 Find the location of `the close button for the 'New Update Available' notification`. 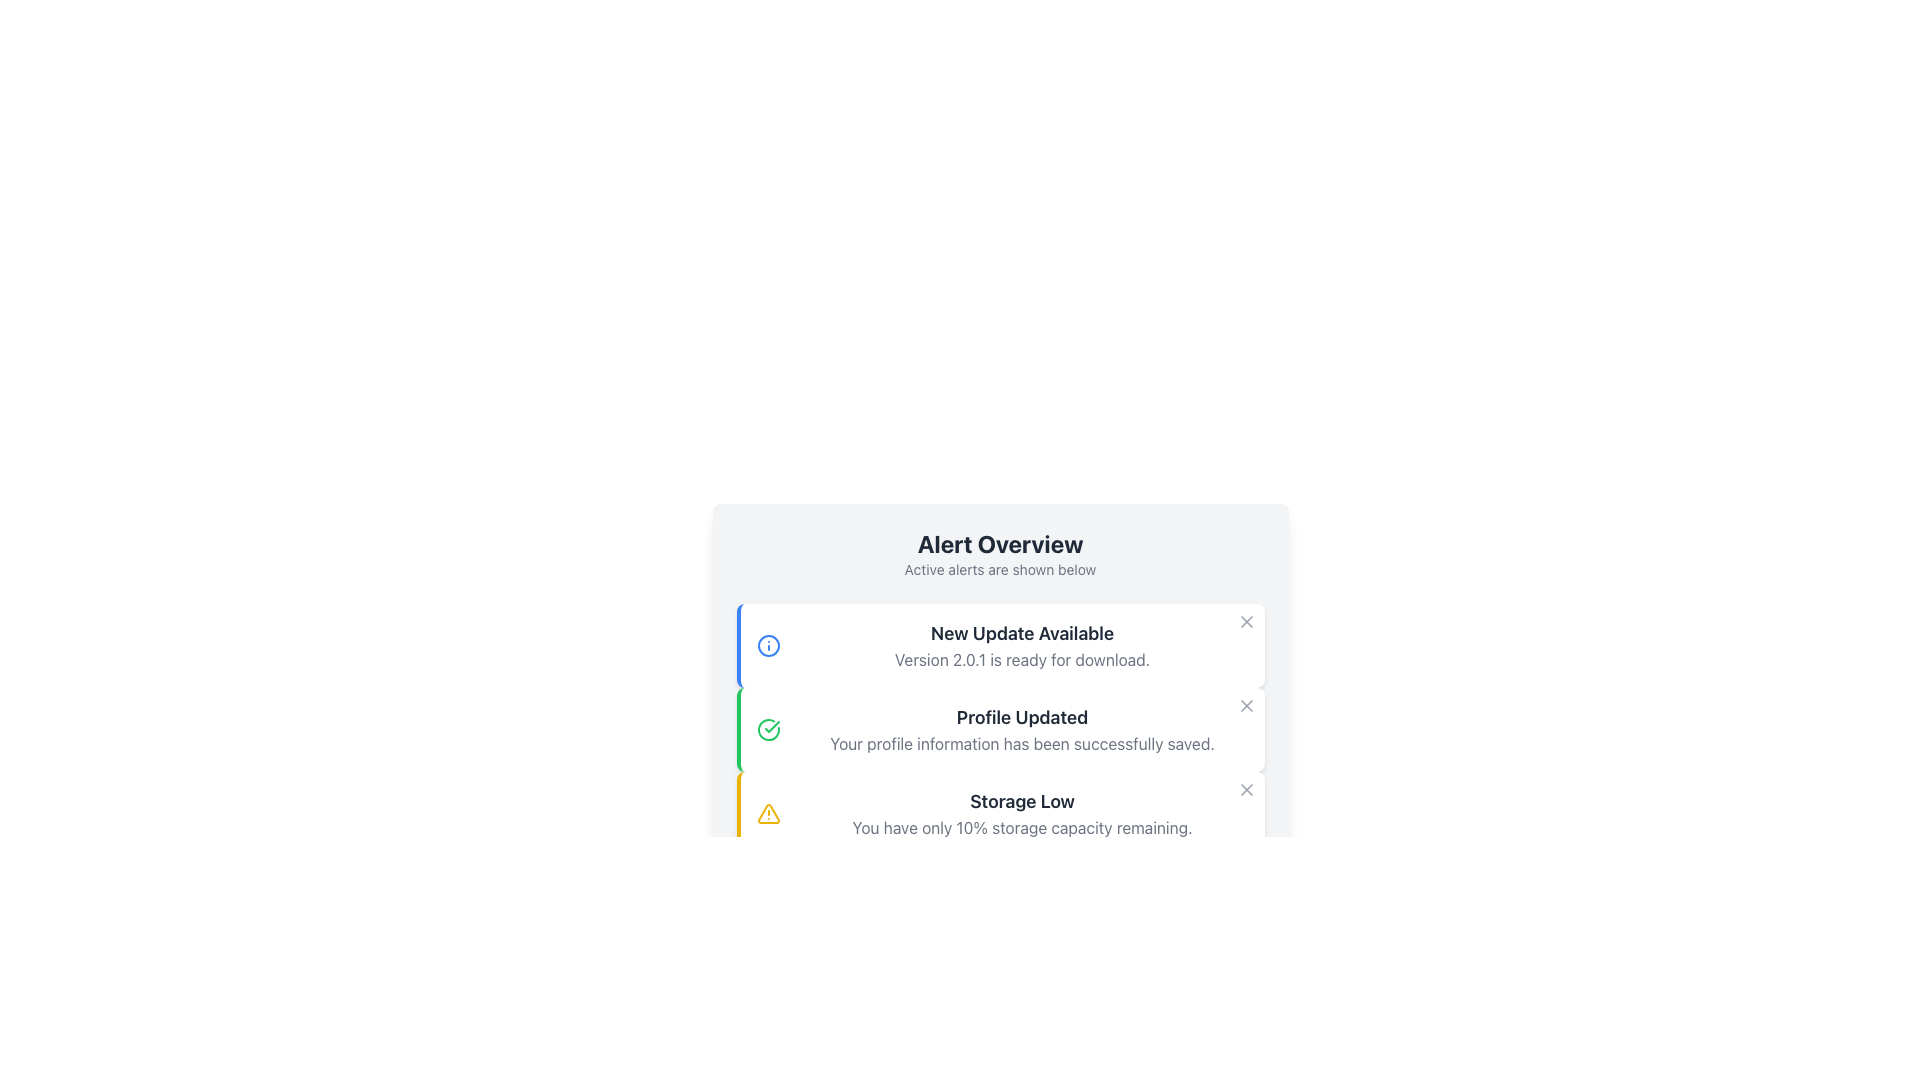

the close button for the 'New Update Available' notification is located at coordinates (1245, 620).